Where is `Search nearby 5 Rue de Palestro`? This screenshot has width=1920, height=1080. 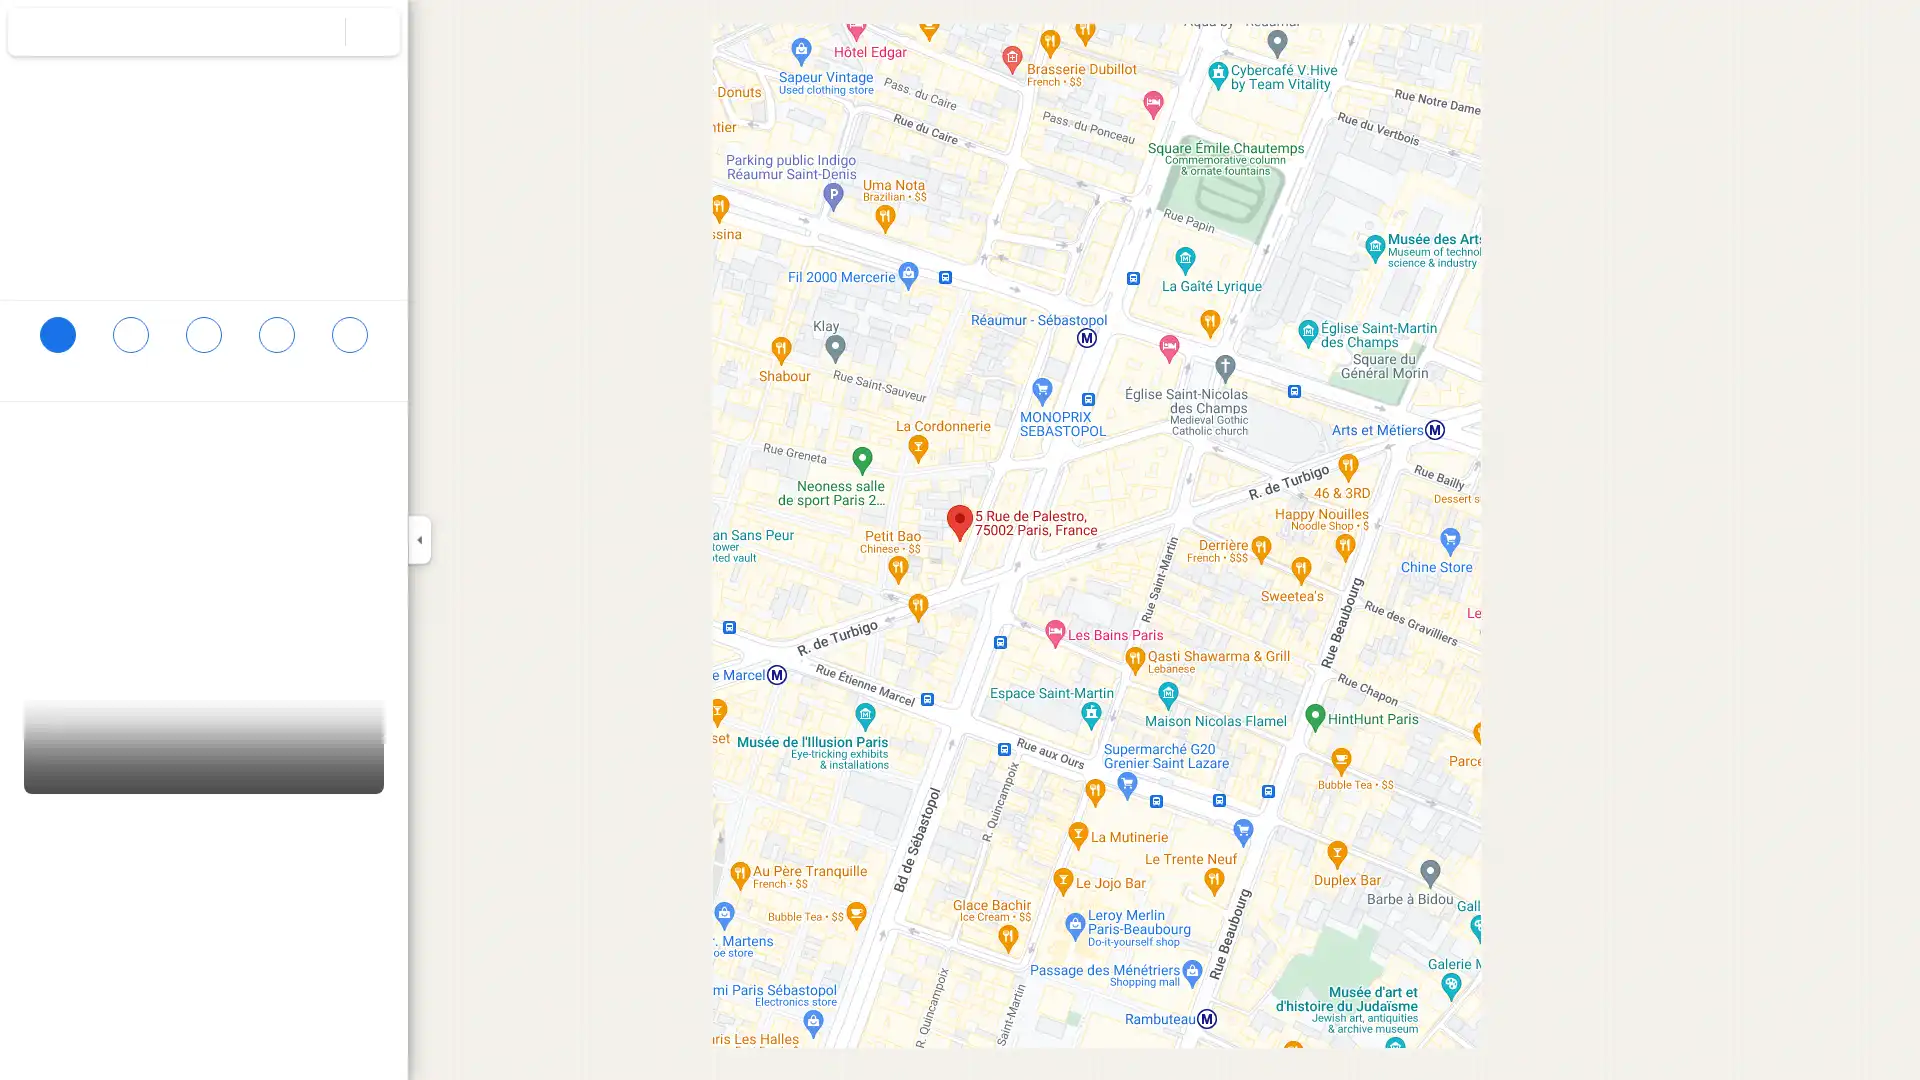 Search nearby 5 Rue de Palestro is located at coordinates (203, 342).